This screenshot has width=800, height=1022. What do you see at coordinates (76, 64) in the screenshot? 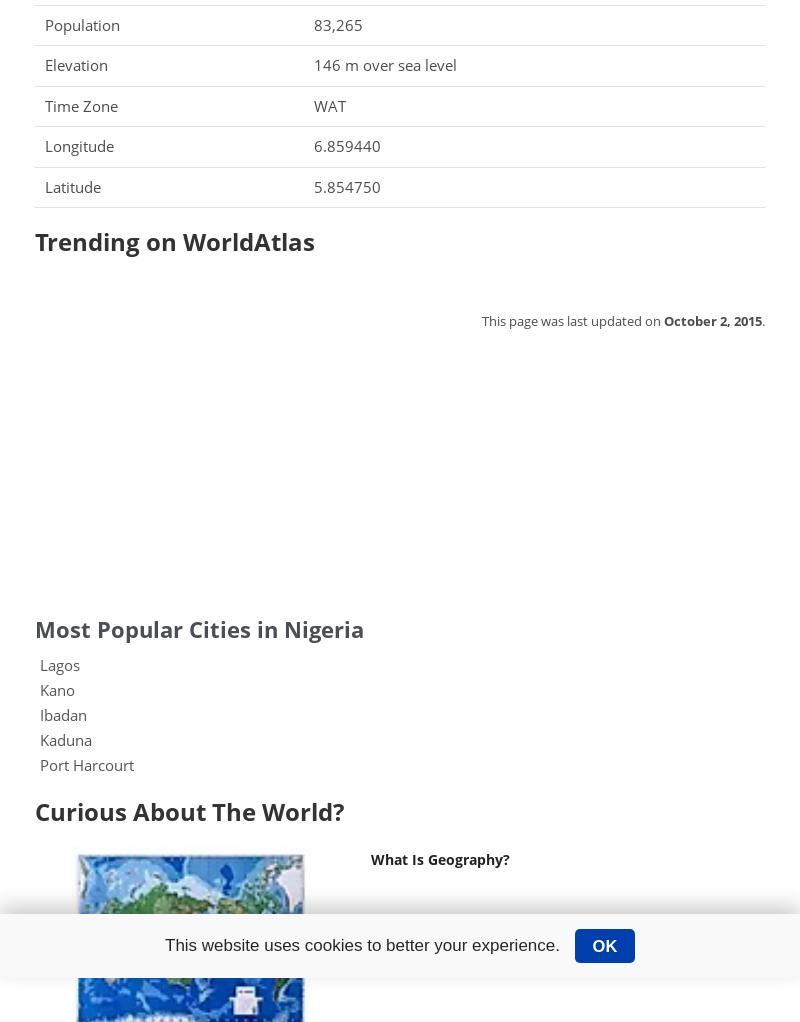
I see `'Elevation'` at bounding box center [76, 64].